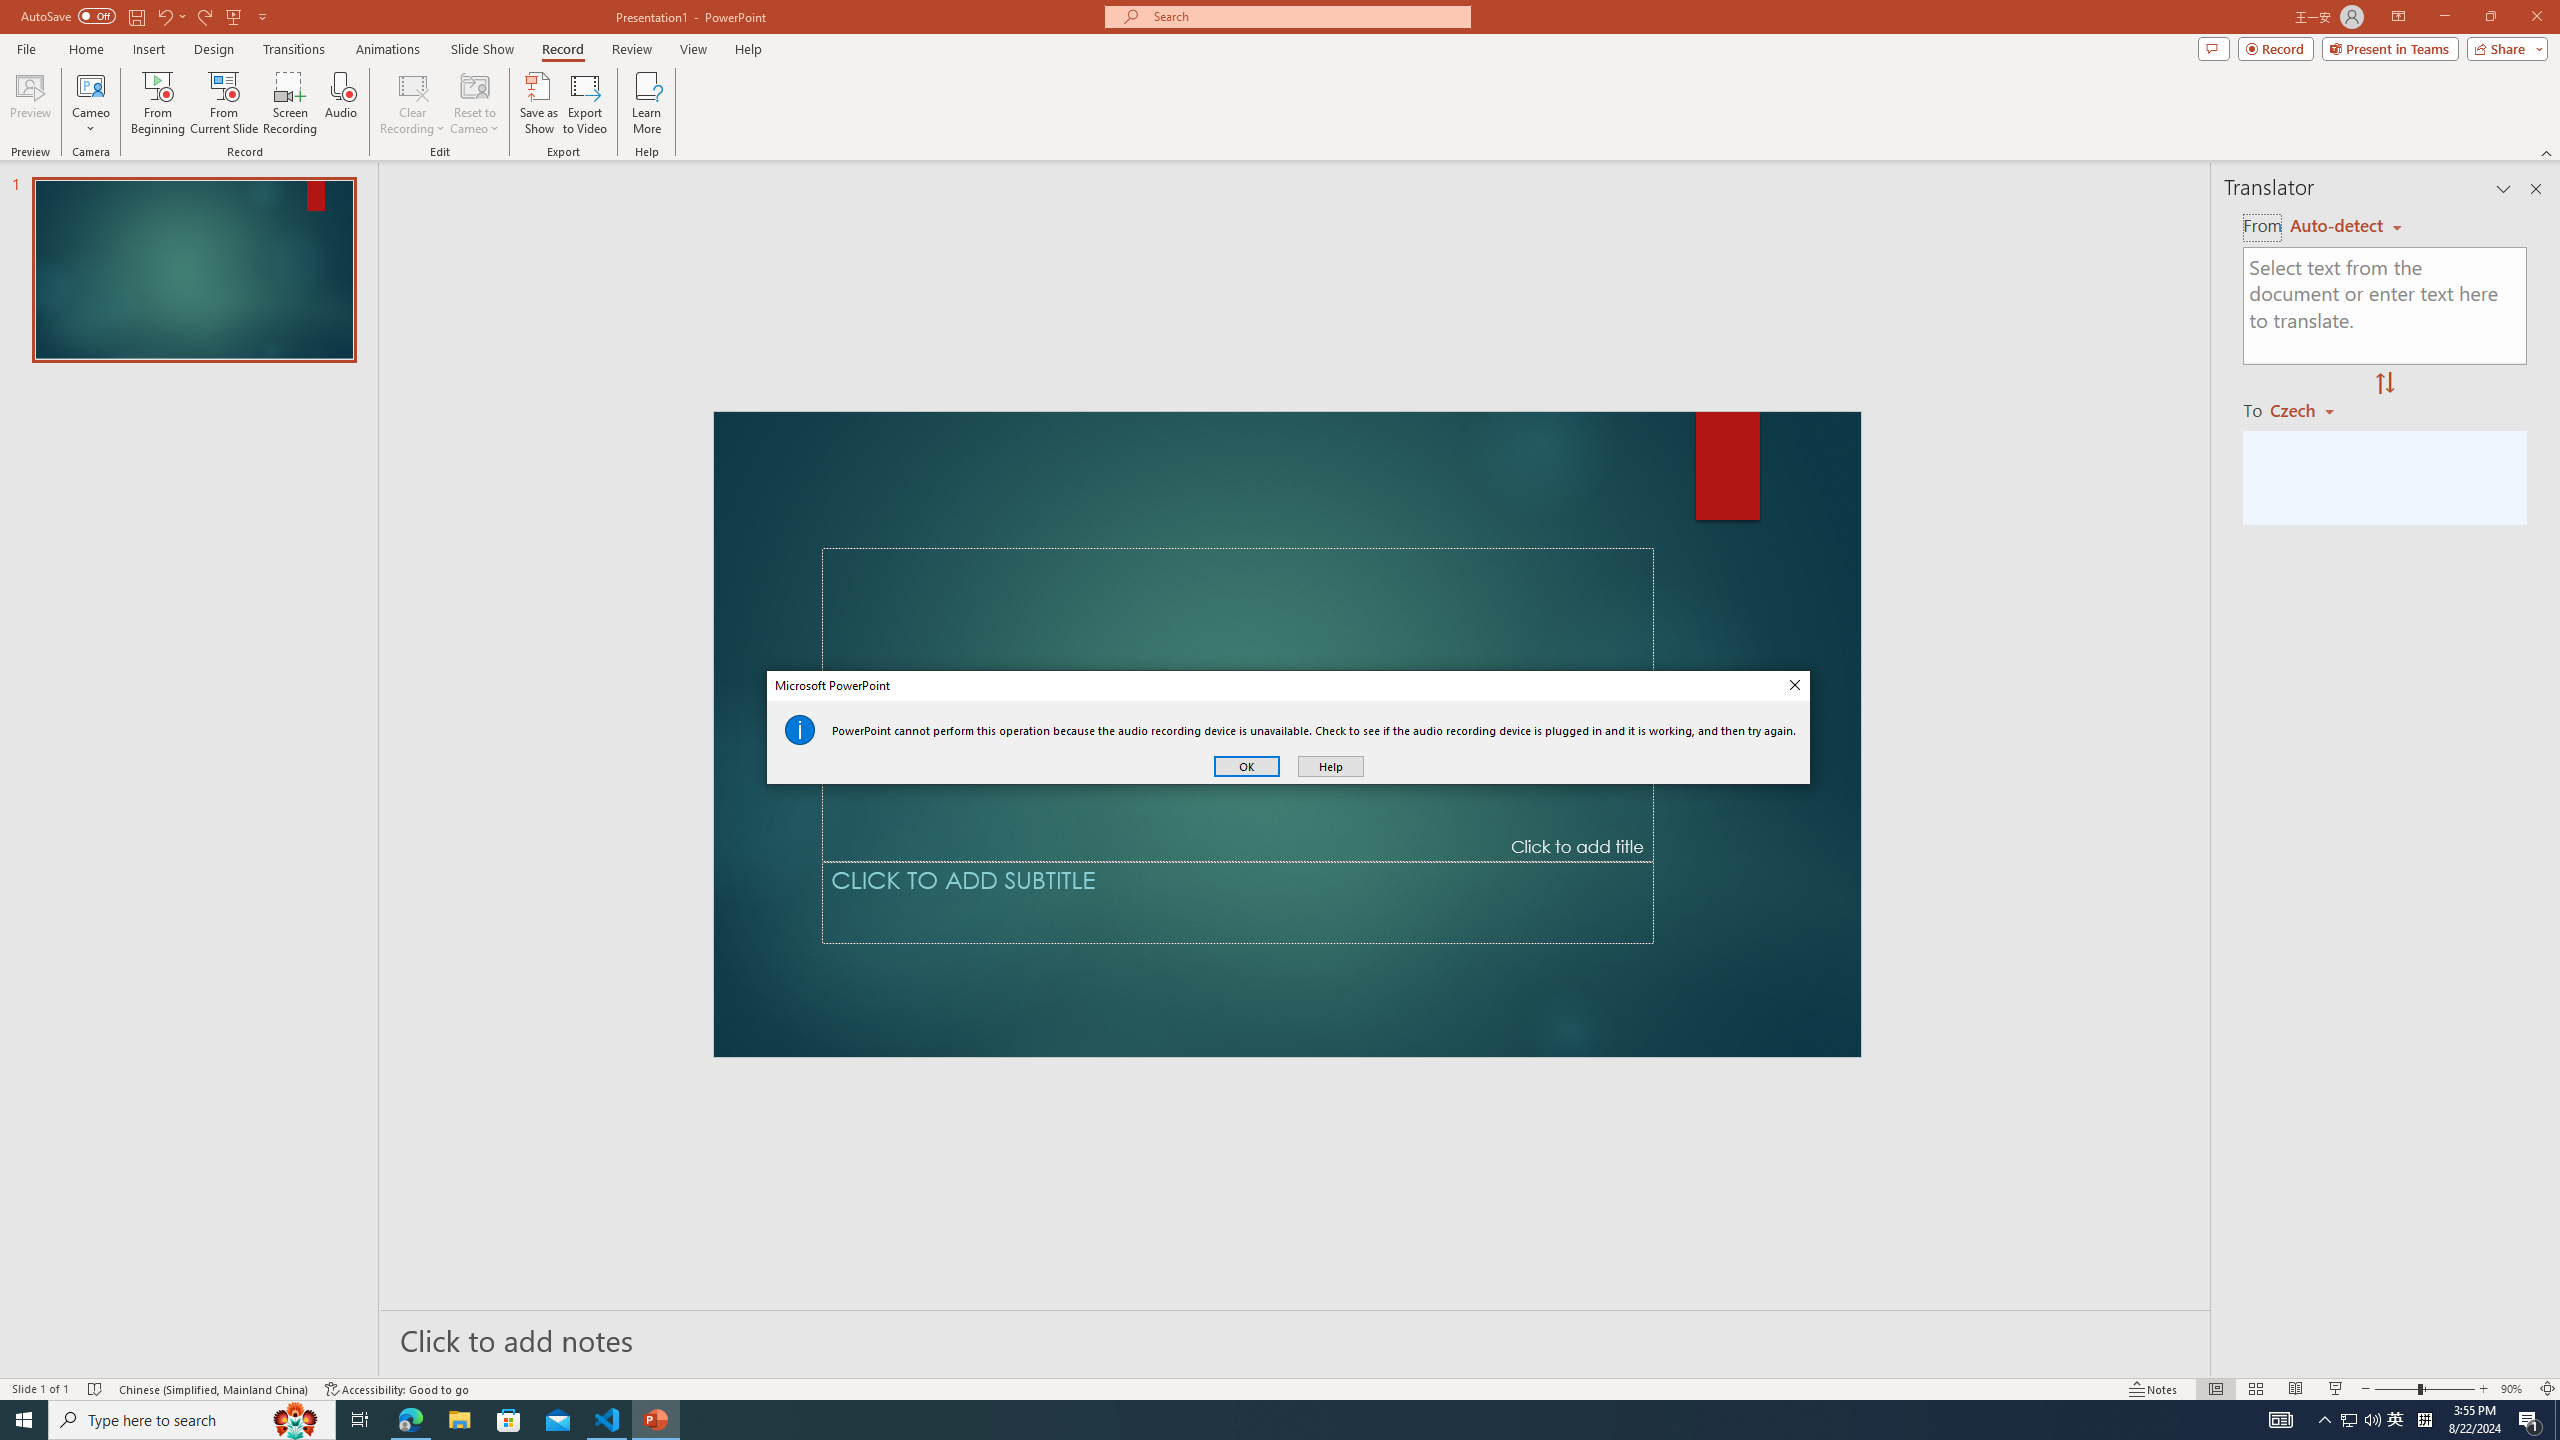 This screenshot has height=1440, width=2560. I want to click on 'Accessibility Checker Accessibility: Good to go', so click(398, 1389).